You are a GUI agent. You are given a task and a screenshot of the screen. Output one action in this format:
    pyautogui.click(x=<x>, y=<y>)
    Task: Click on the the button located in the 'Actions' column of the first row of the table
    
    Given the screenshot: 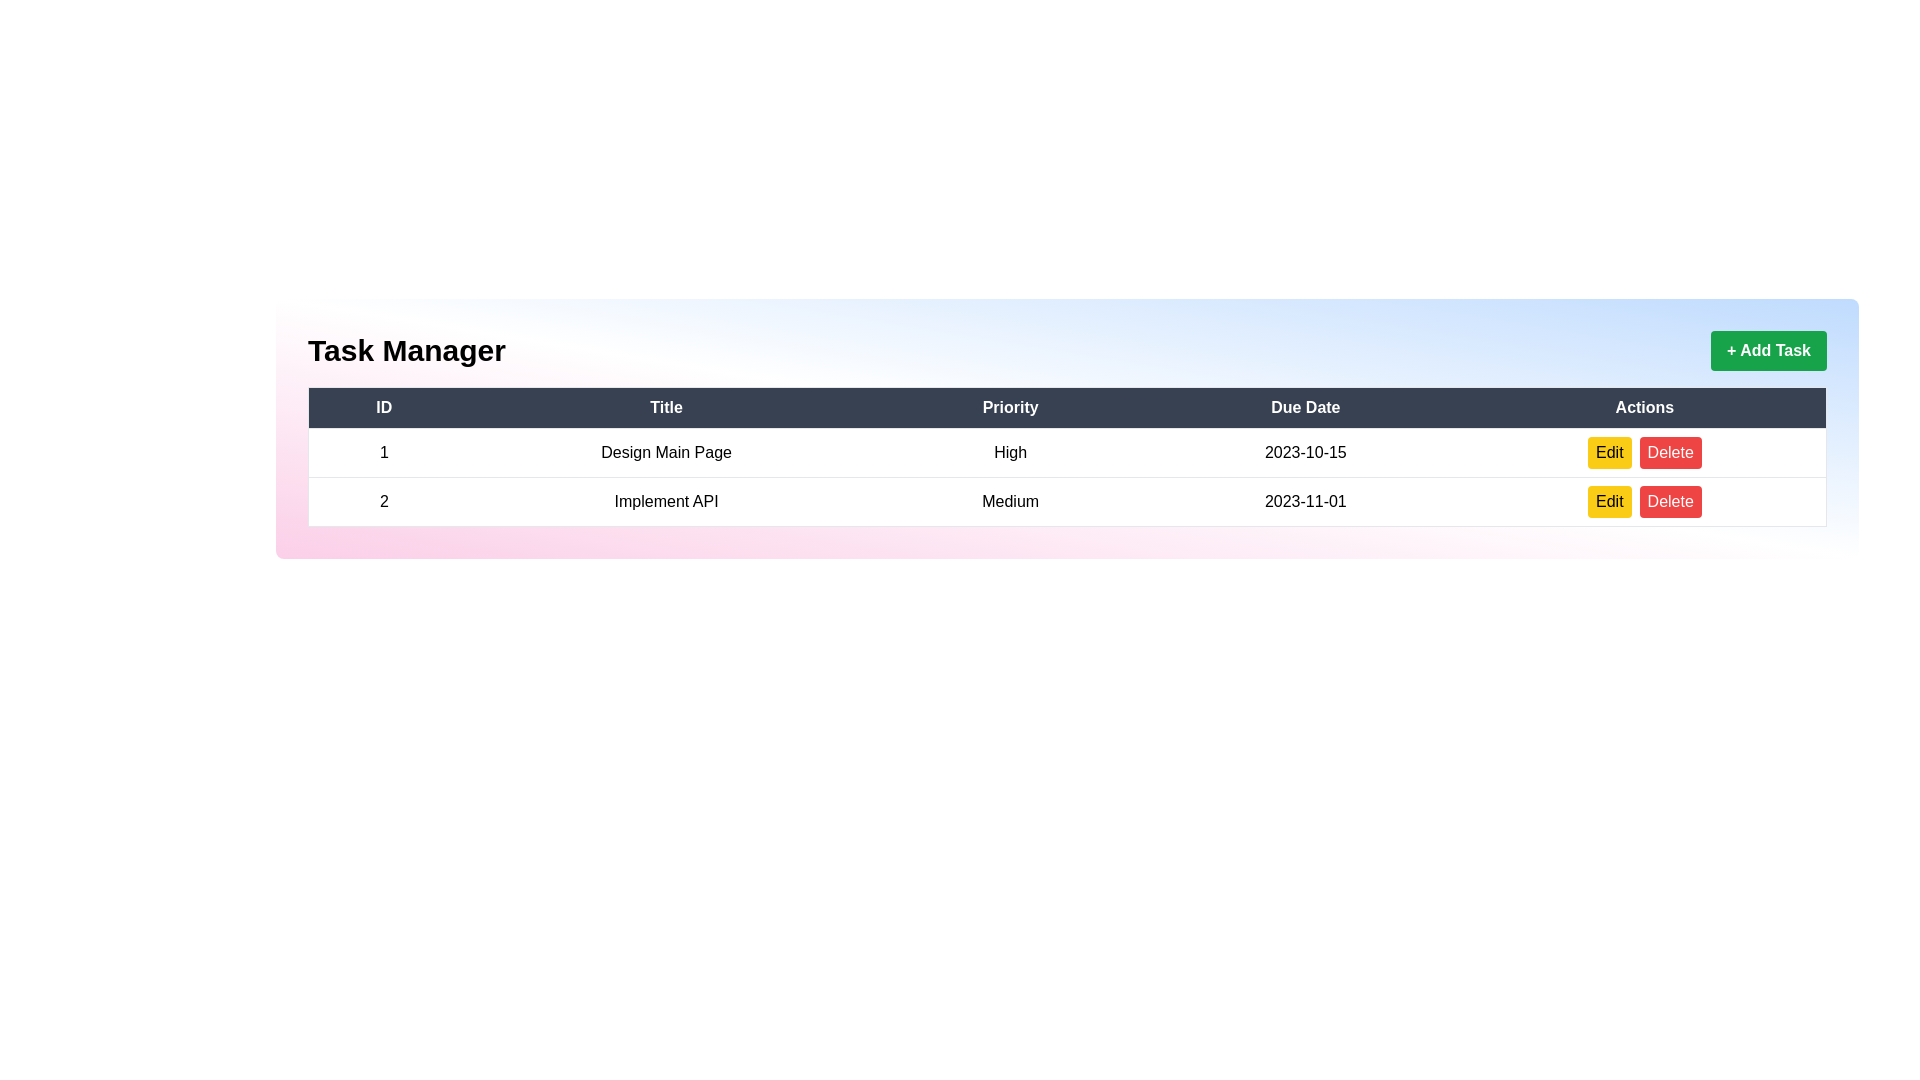 What is the action you would take?
    pyautogui.click(x=1609, y=452)
    